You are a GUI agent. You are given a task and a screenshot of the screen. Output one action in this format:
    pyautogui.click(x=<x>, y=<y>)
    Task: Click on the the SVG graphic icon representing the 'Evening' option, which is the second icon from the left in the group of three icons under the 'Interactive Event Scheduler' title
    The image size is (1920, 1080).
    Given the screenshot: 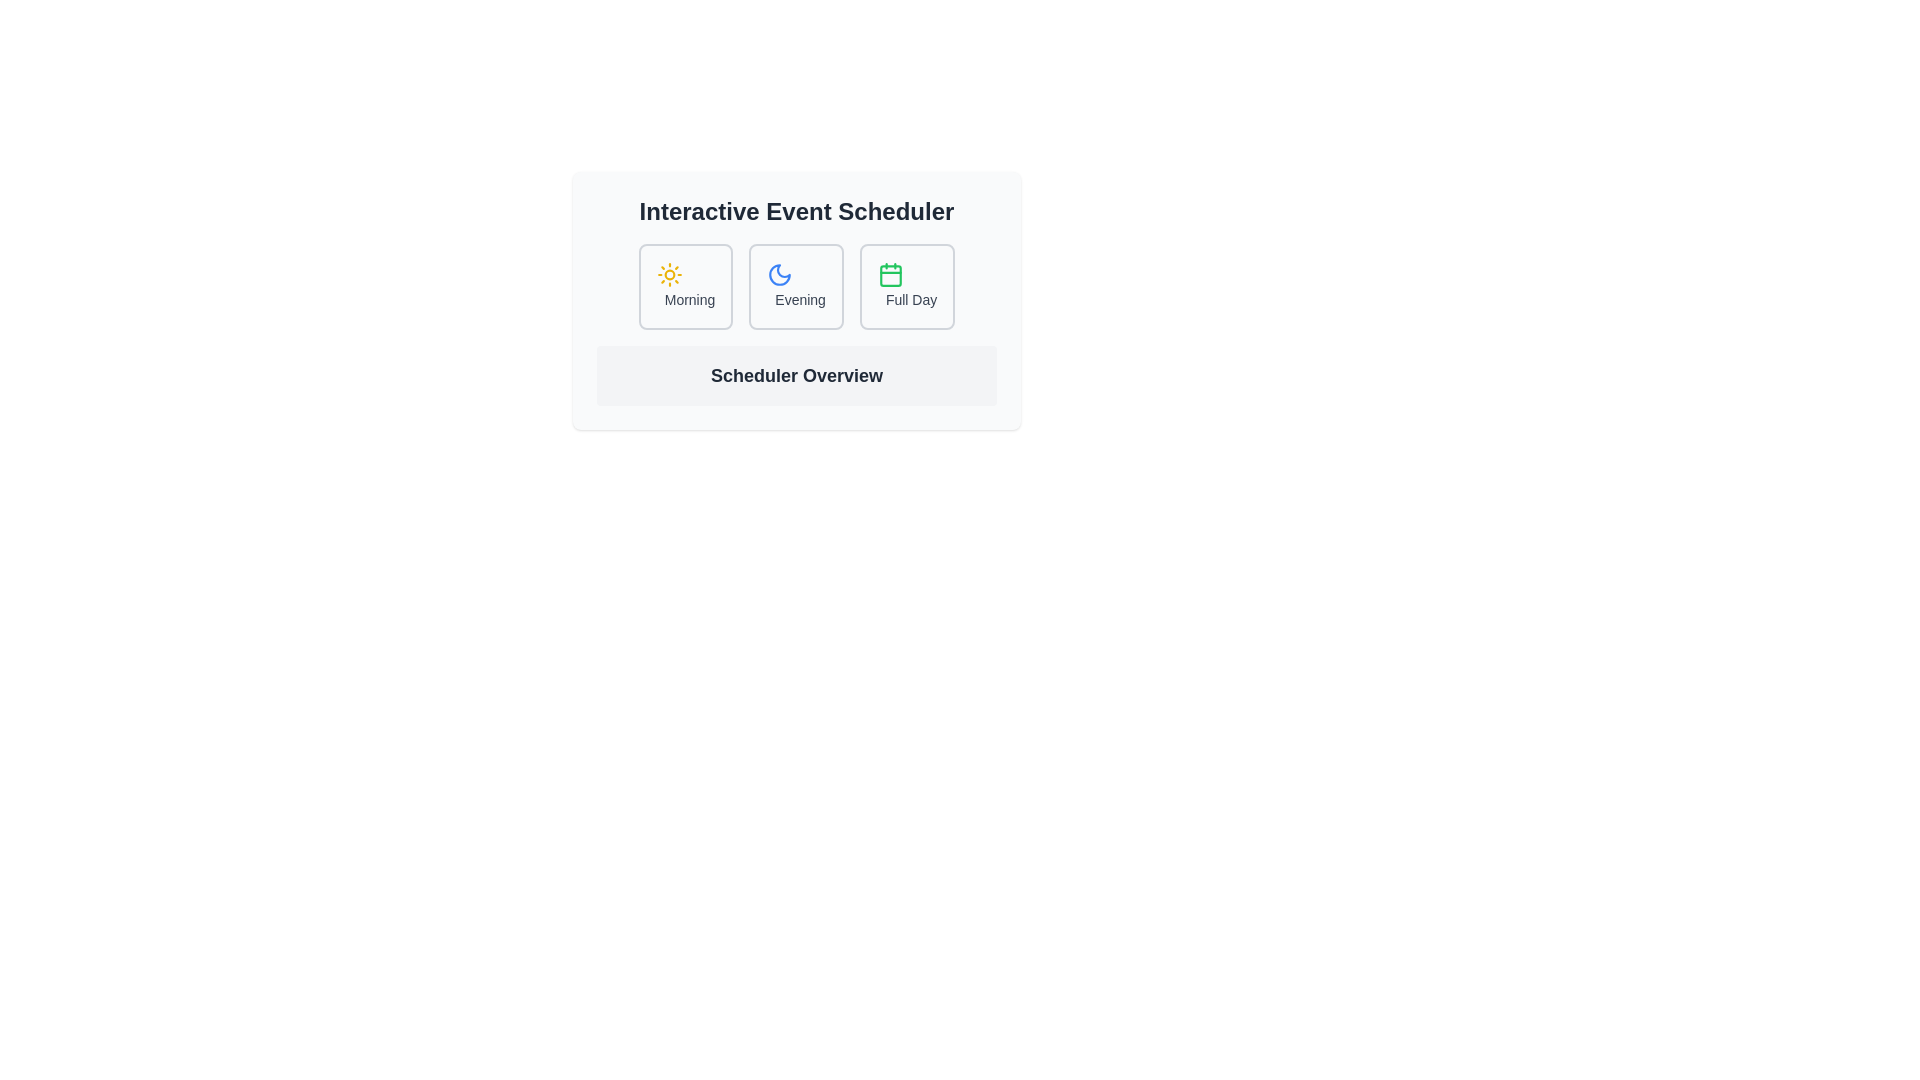 What is the action you would take?
    pyautogui.click(x=779, y=274)
    